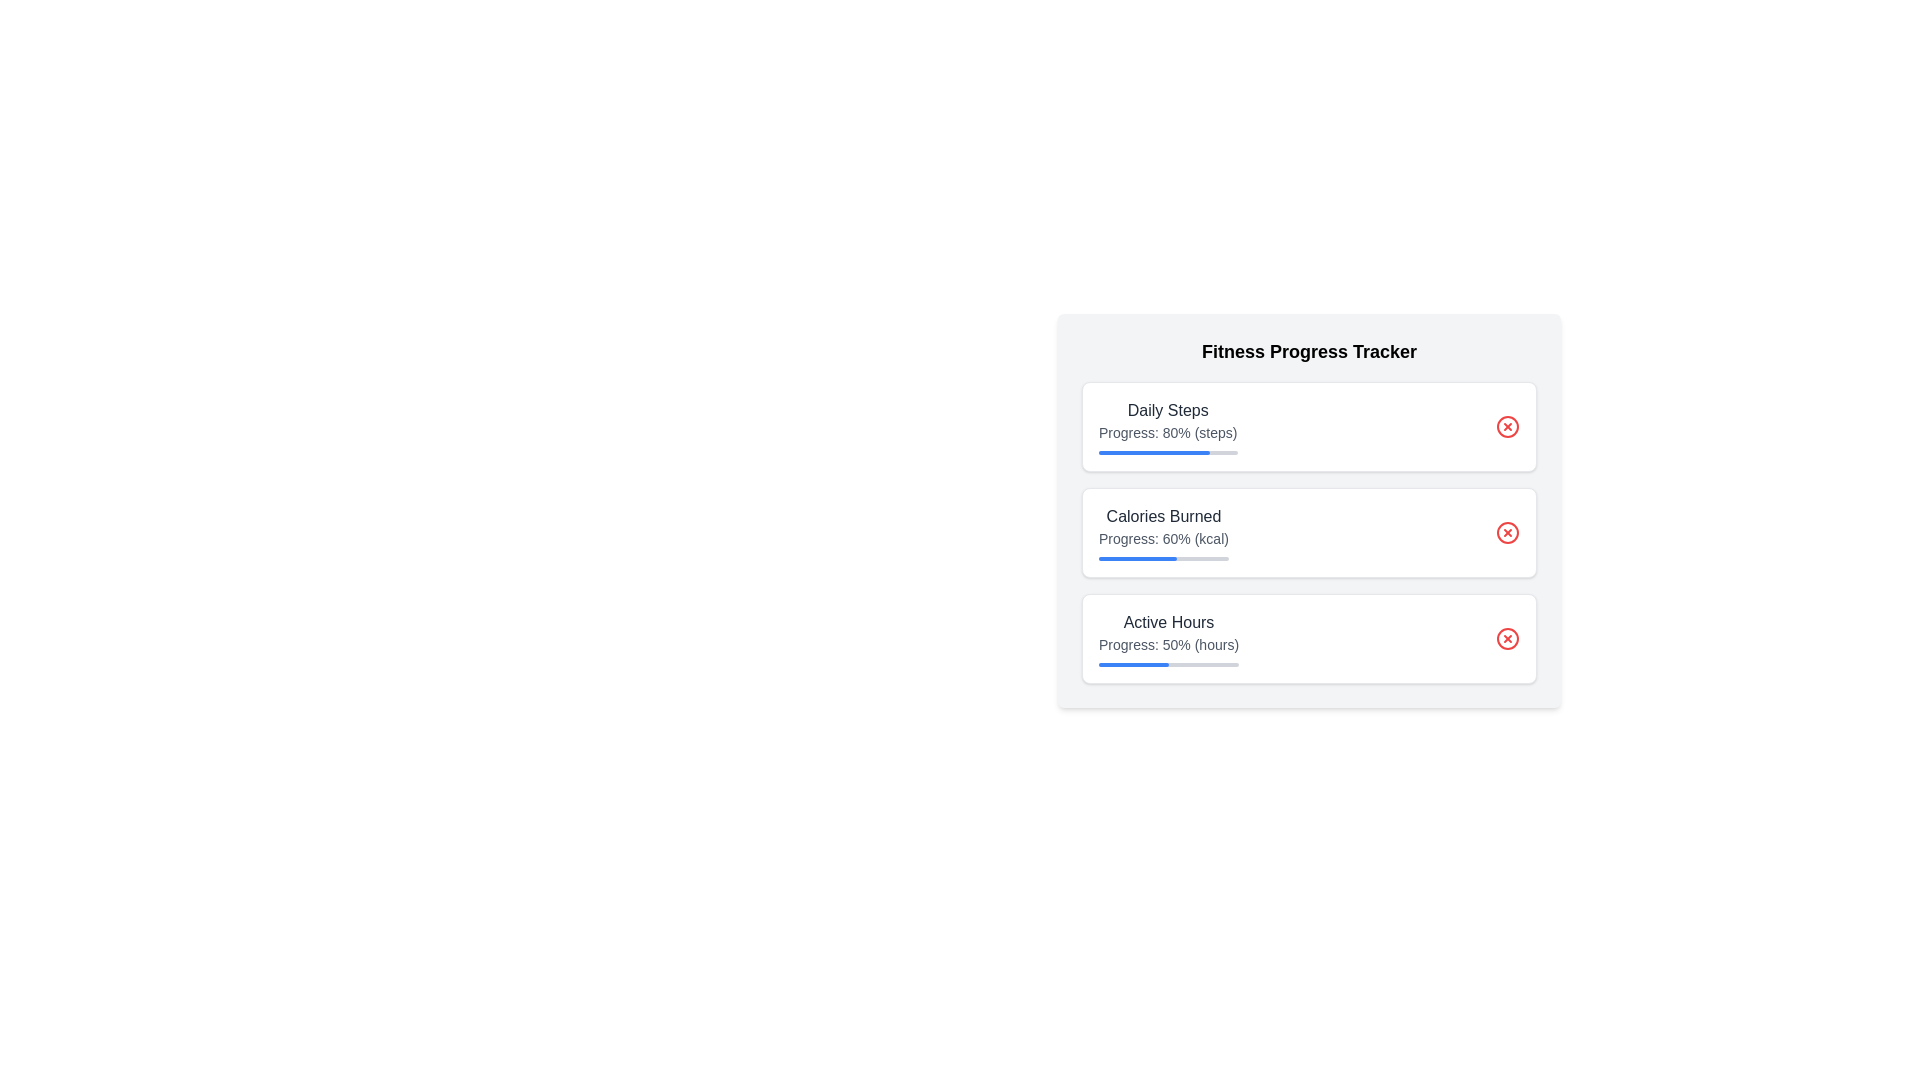  Describe the element at coordinates (1309, 639) in the screenshot. I see `the text labels for the progress bar labeled 'Active Hours' with a descriptor 'Progress: 50% (hours)' located within the 'Fitness Progress Tracker' card` at that location.